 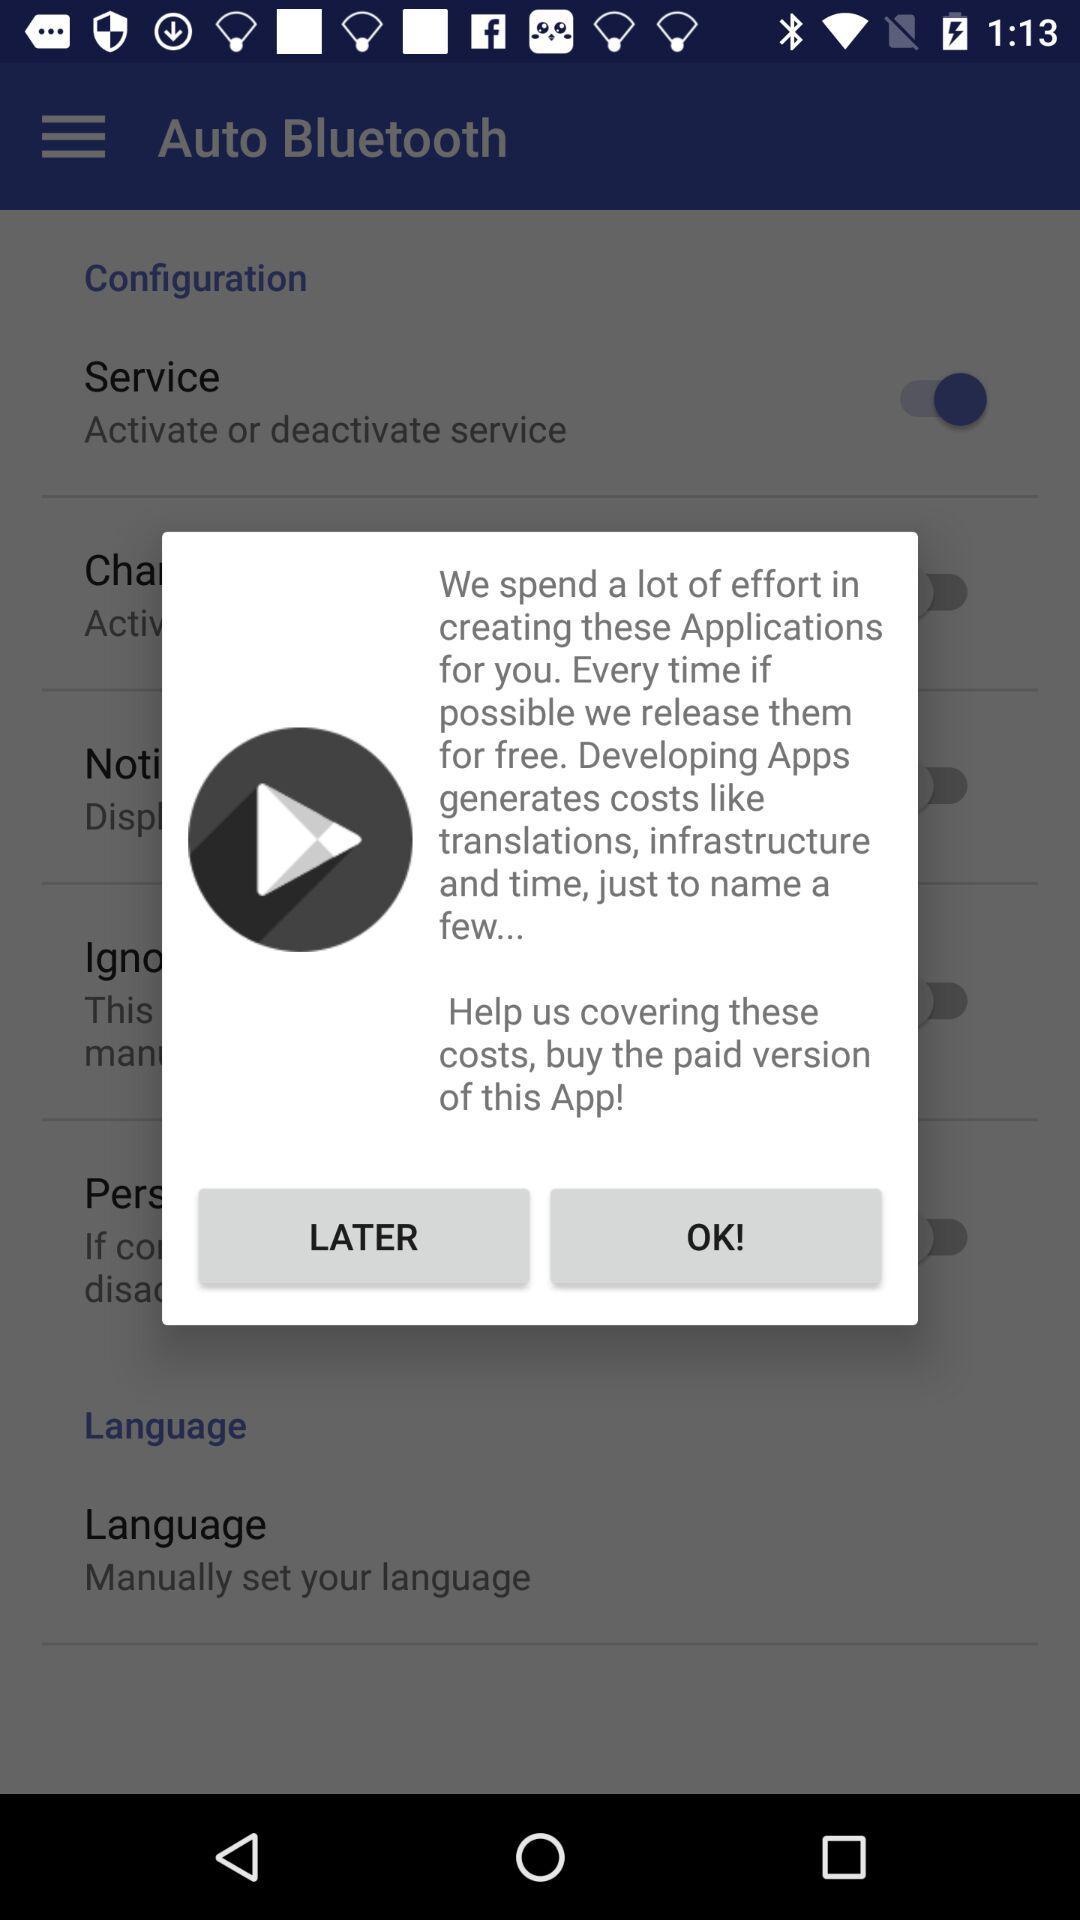 I want to click on app below we spend a, so click(x=714, y=1234).